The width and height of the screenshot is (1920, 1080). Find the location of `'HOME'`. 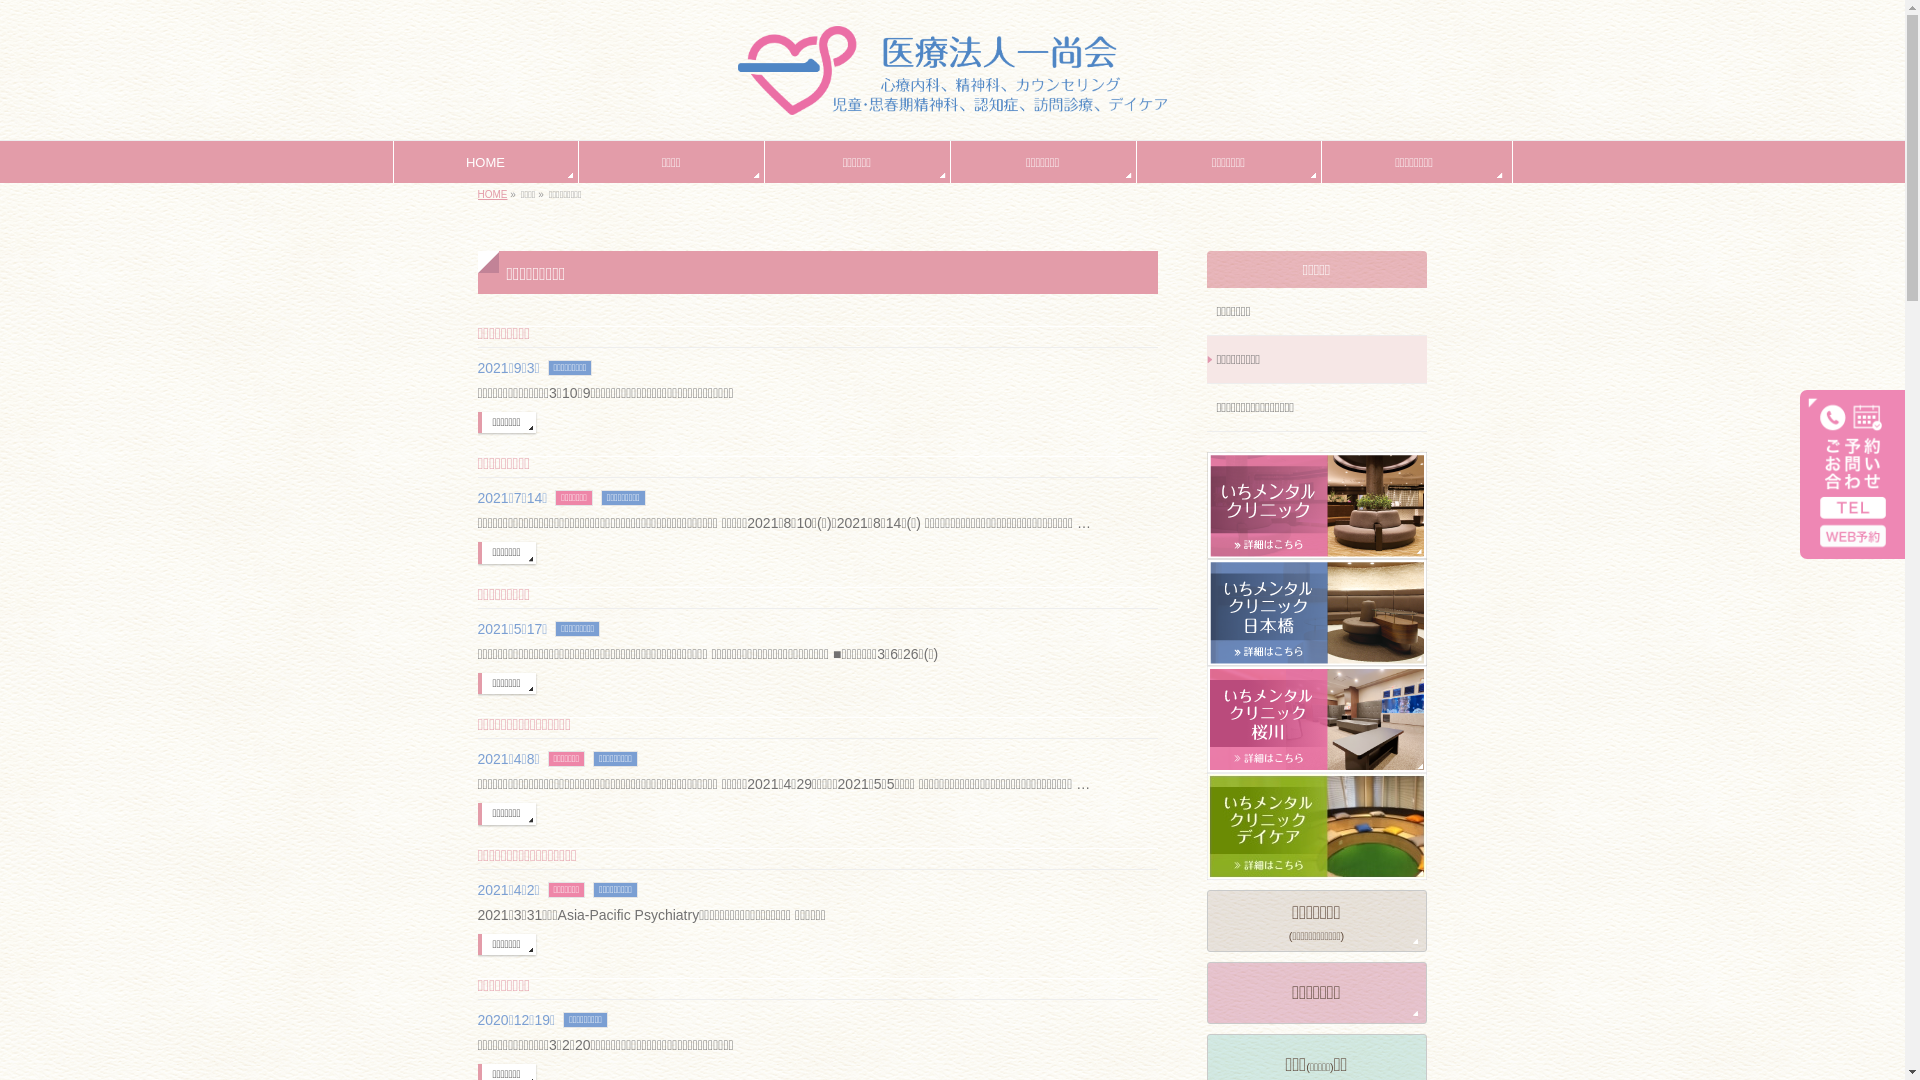

'HOME' is located at coordinates (477, 194).